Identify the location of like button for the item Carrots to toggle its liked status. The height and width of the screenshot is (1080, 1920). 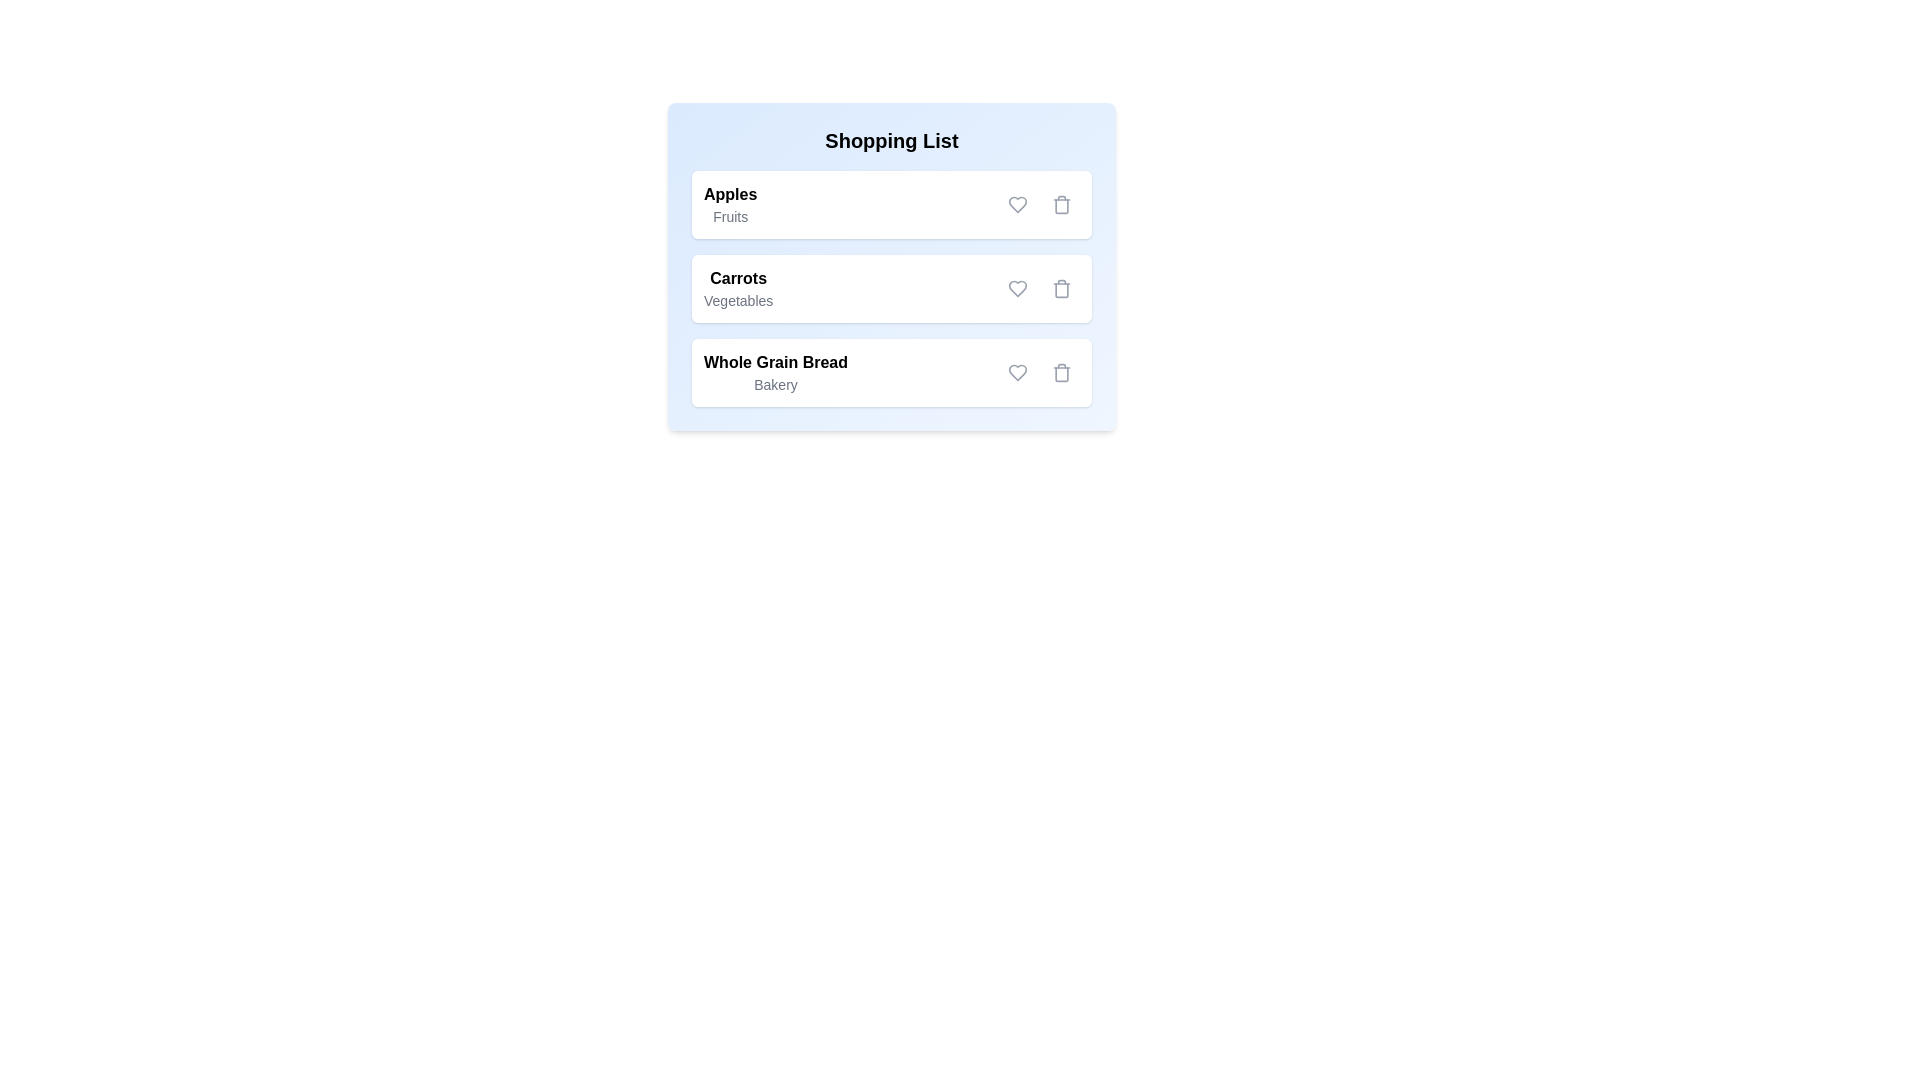
(1017, 289).